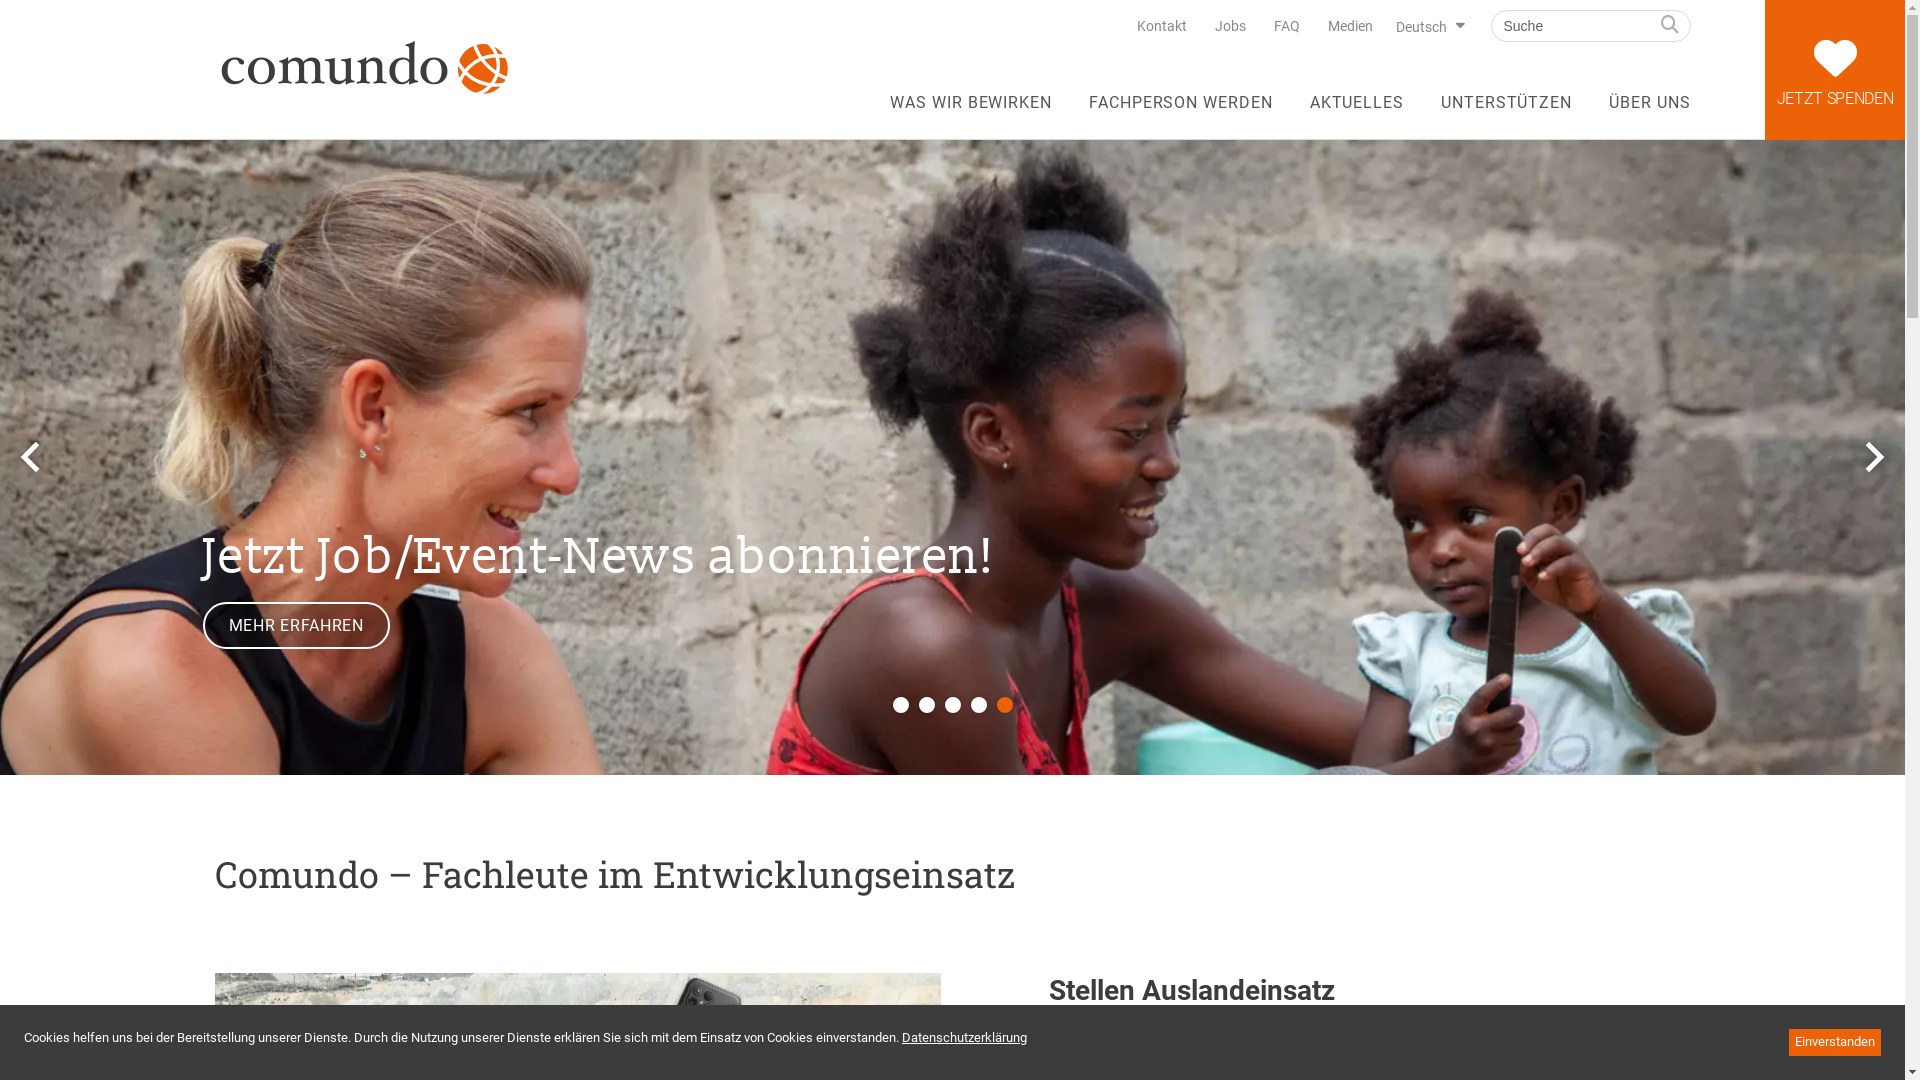 The width and height of the screenshot is (1920, 1080). I want to click on 'MEHR ERFAHREN', so click(294, 624).